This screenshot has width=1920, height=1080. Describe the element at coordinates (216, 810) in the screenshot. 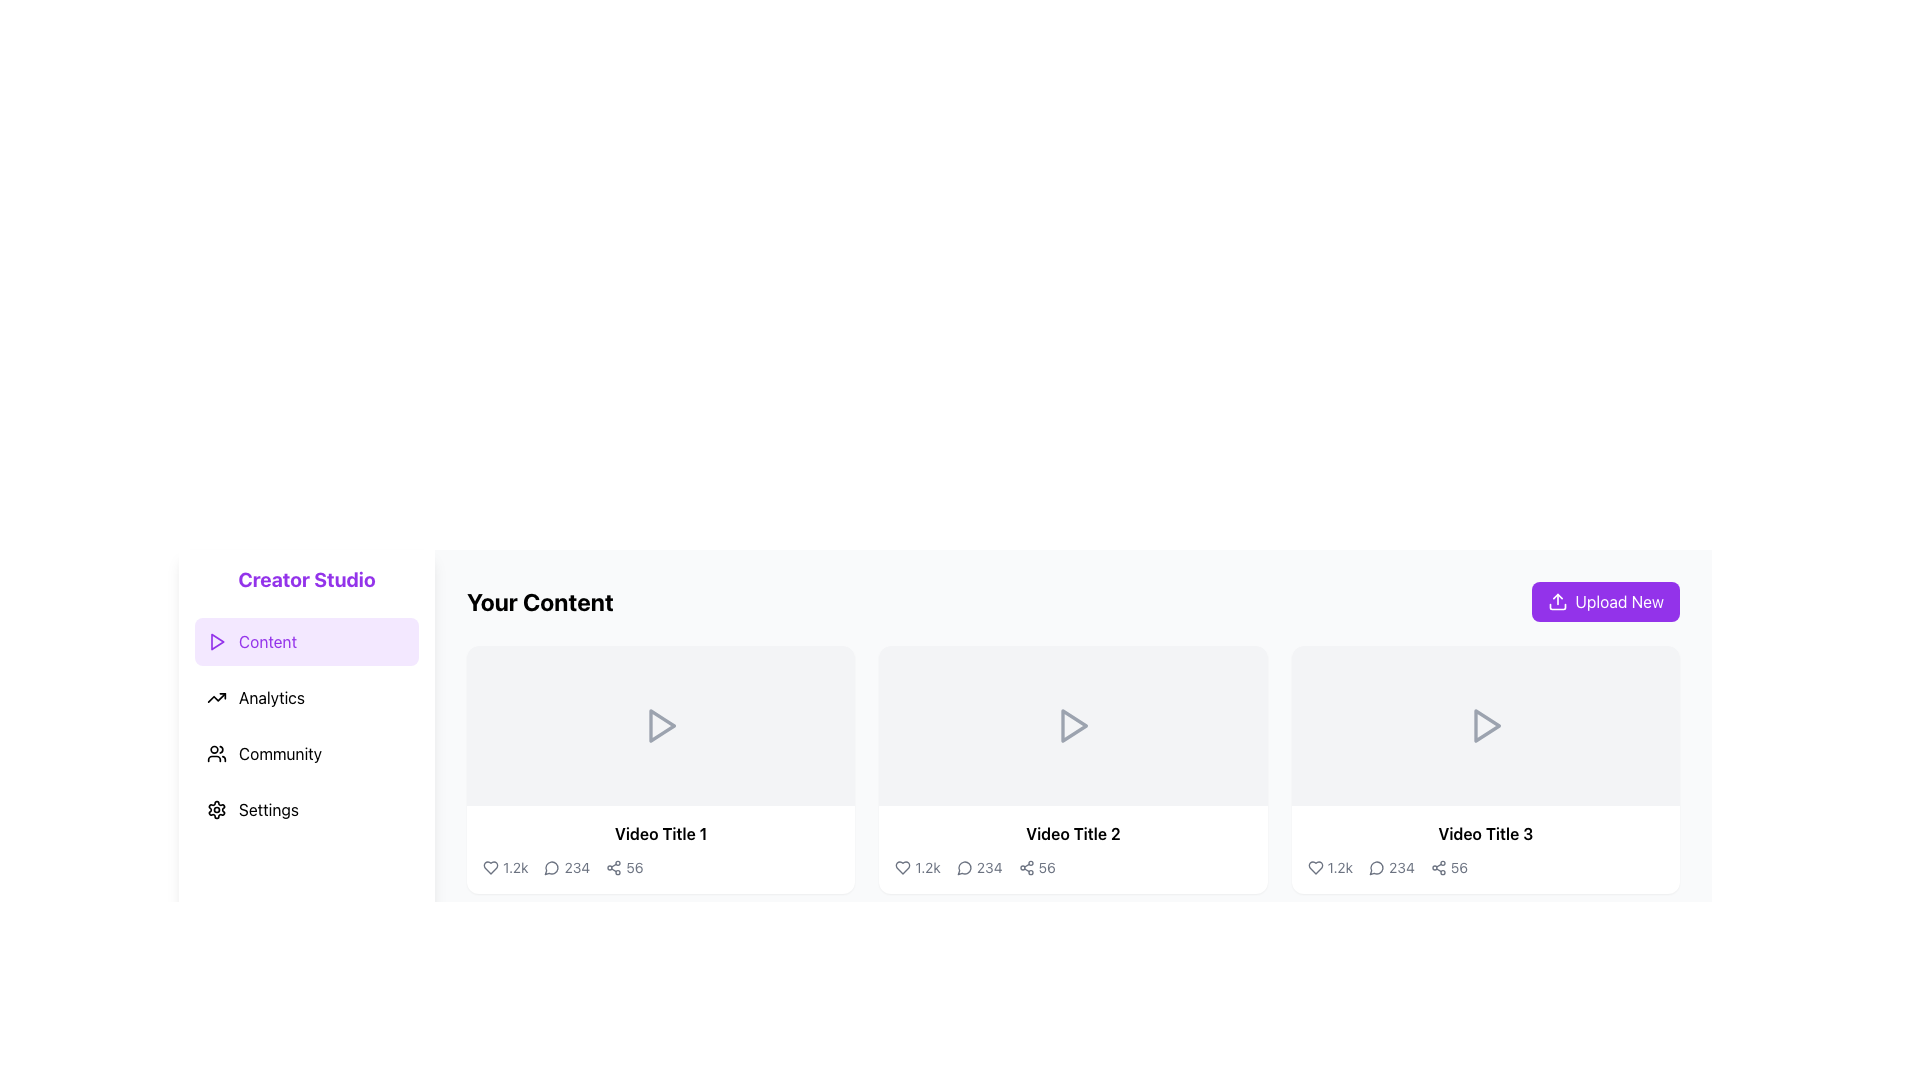

I see `the gear icon for 'Settings' located at the bottom of the vertical navigation menu` at that location.